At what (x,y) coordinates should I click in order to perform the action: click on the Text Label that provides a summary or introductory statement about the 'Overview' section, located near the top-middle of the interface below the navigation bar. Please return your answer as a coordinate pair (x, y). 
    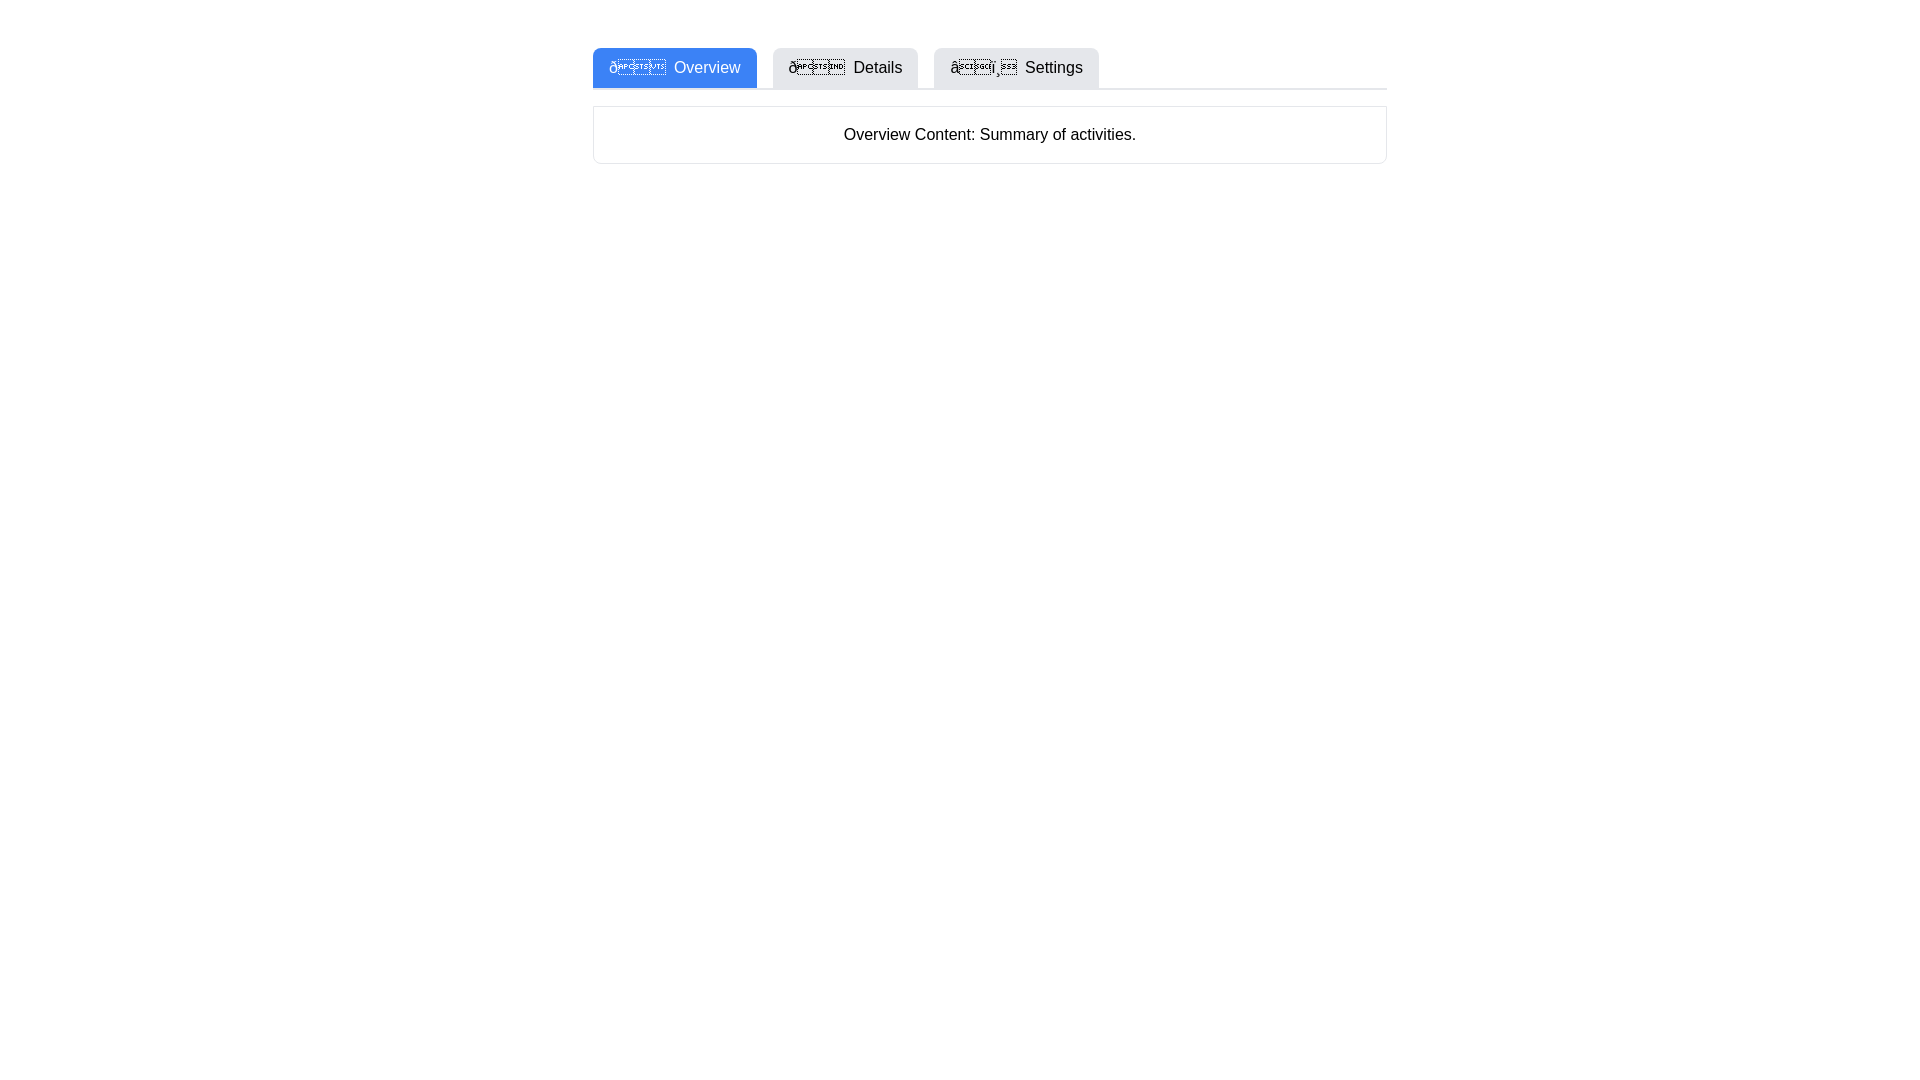
    Looking at the image, I should click on (989, 135).